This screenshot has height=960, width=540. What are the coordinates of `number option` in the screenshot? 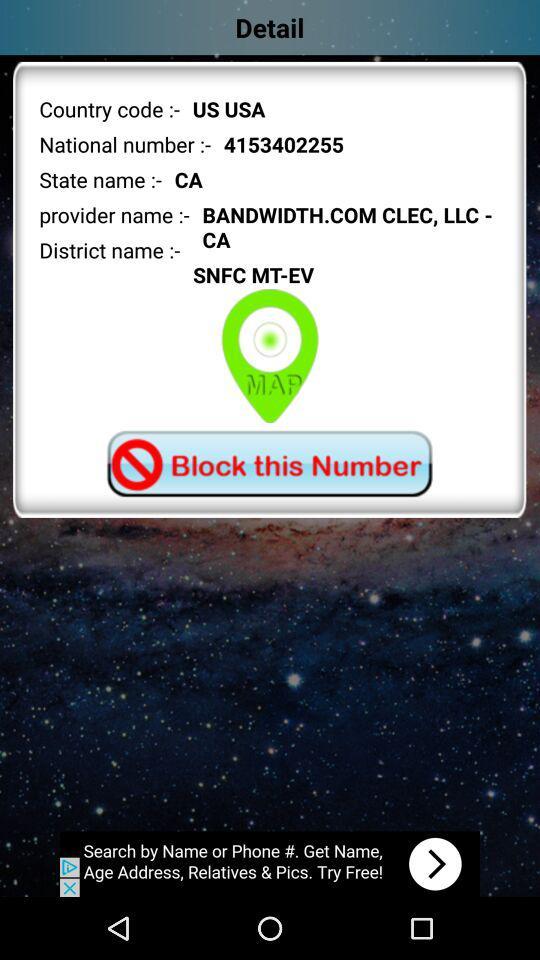 It's located at (269, 463).